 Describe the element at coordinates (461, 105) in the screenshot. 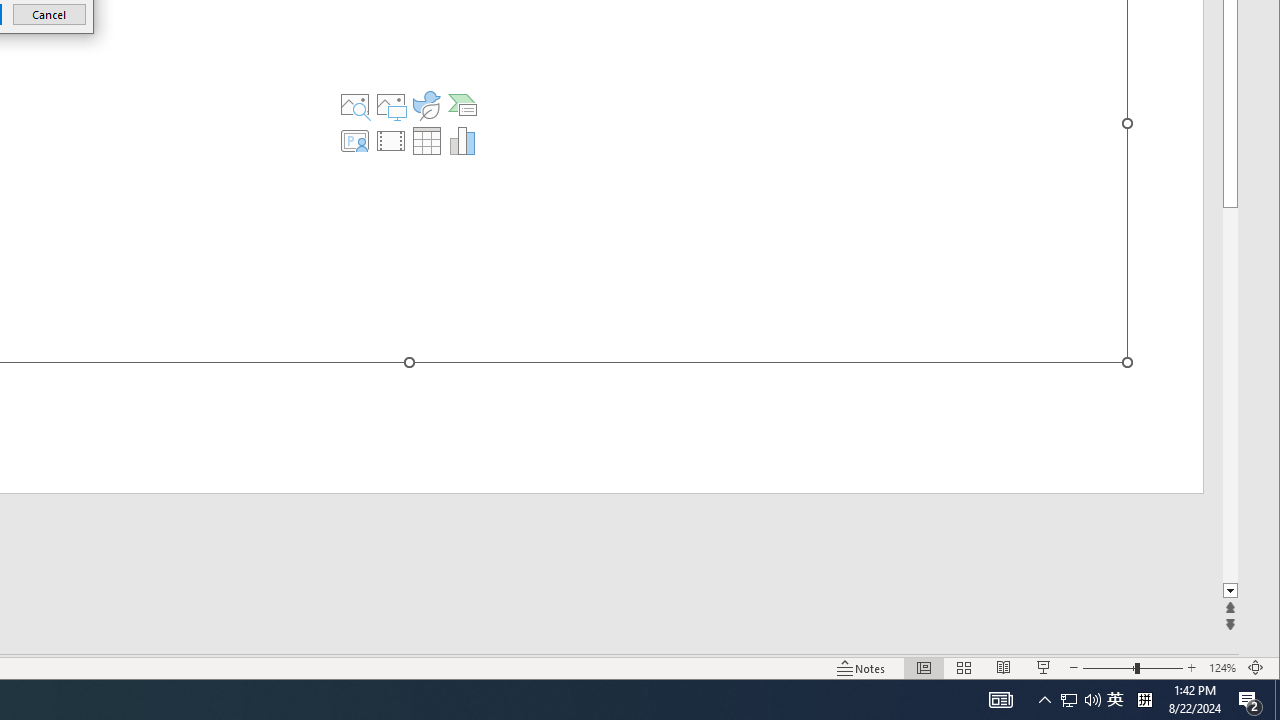

I see `'Insert a SmartArt Graphic'` at that location.